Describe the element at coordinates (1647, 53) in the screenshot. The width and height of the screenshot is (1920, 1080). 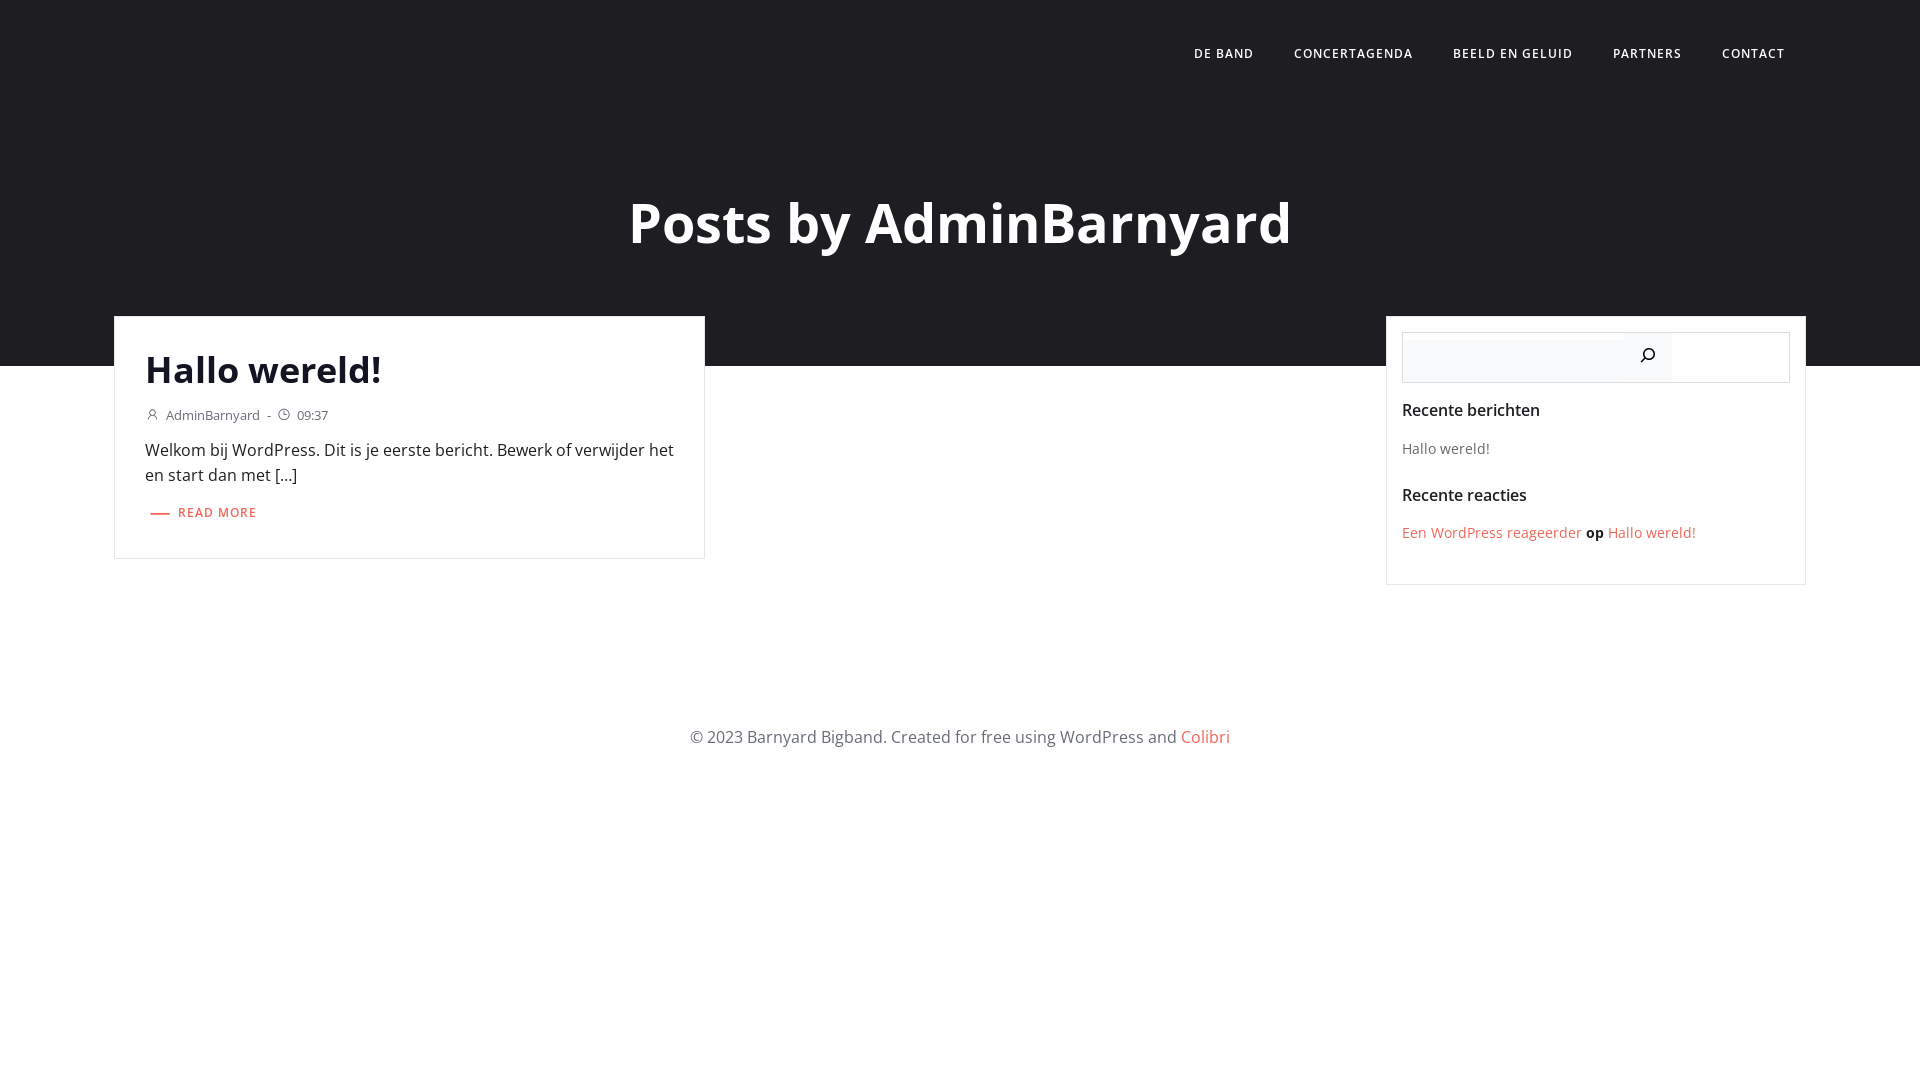
I see `'PARTNERS'` at that location.